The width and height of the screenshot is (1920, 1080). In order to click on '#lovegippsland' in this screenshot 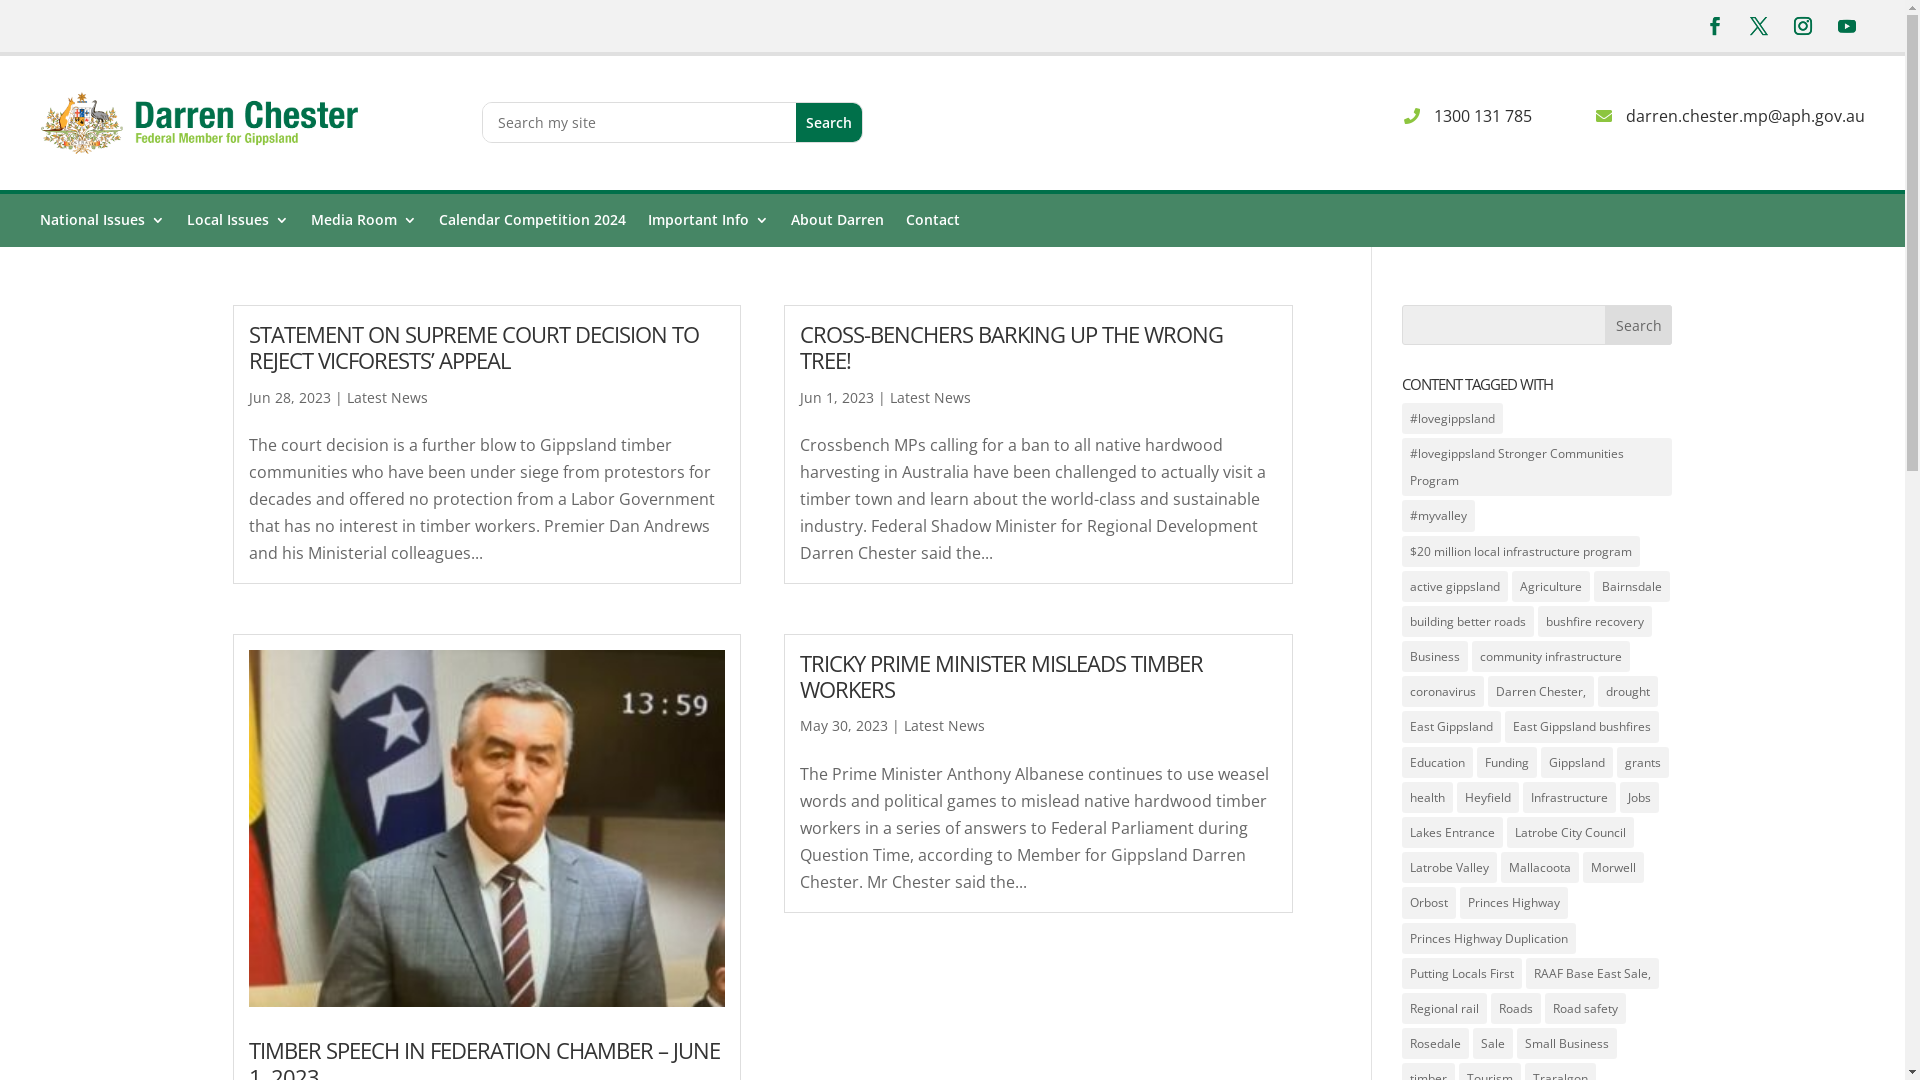, I will do `click(1400, 417)`.